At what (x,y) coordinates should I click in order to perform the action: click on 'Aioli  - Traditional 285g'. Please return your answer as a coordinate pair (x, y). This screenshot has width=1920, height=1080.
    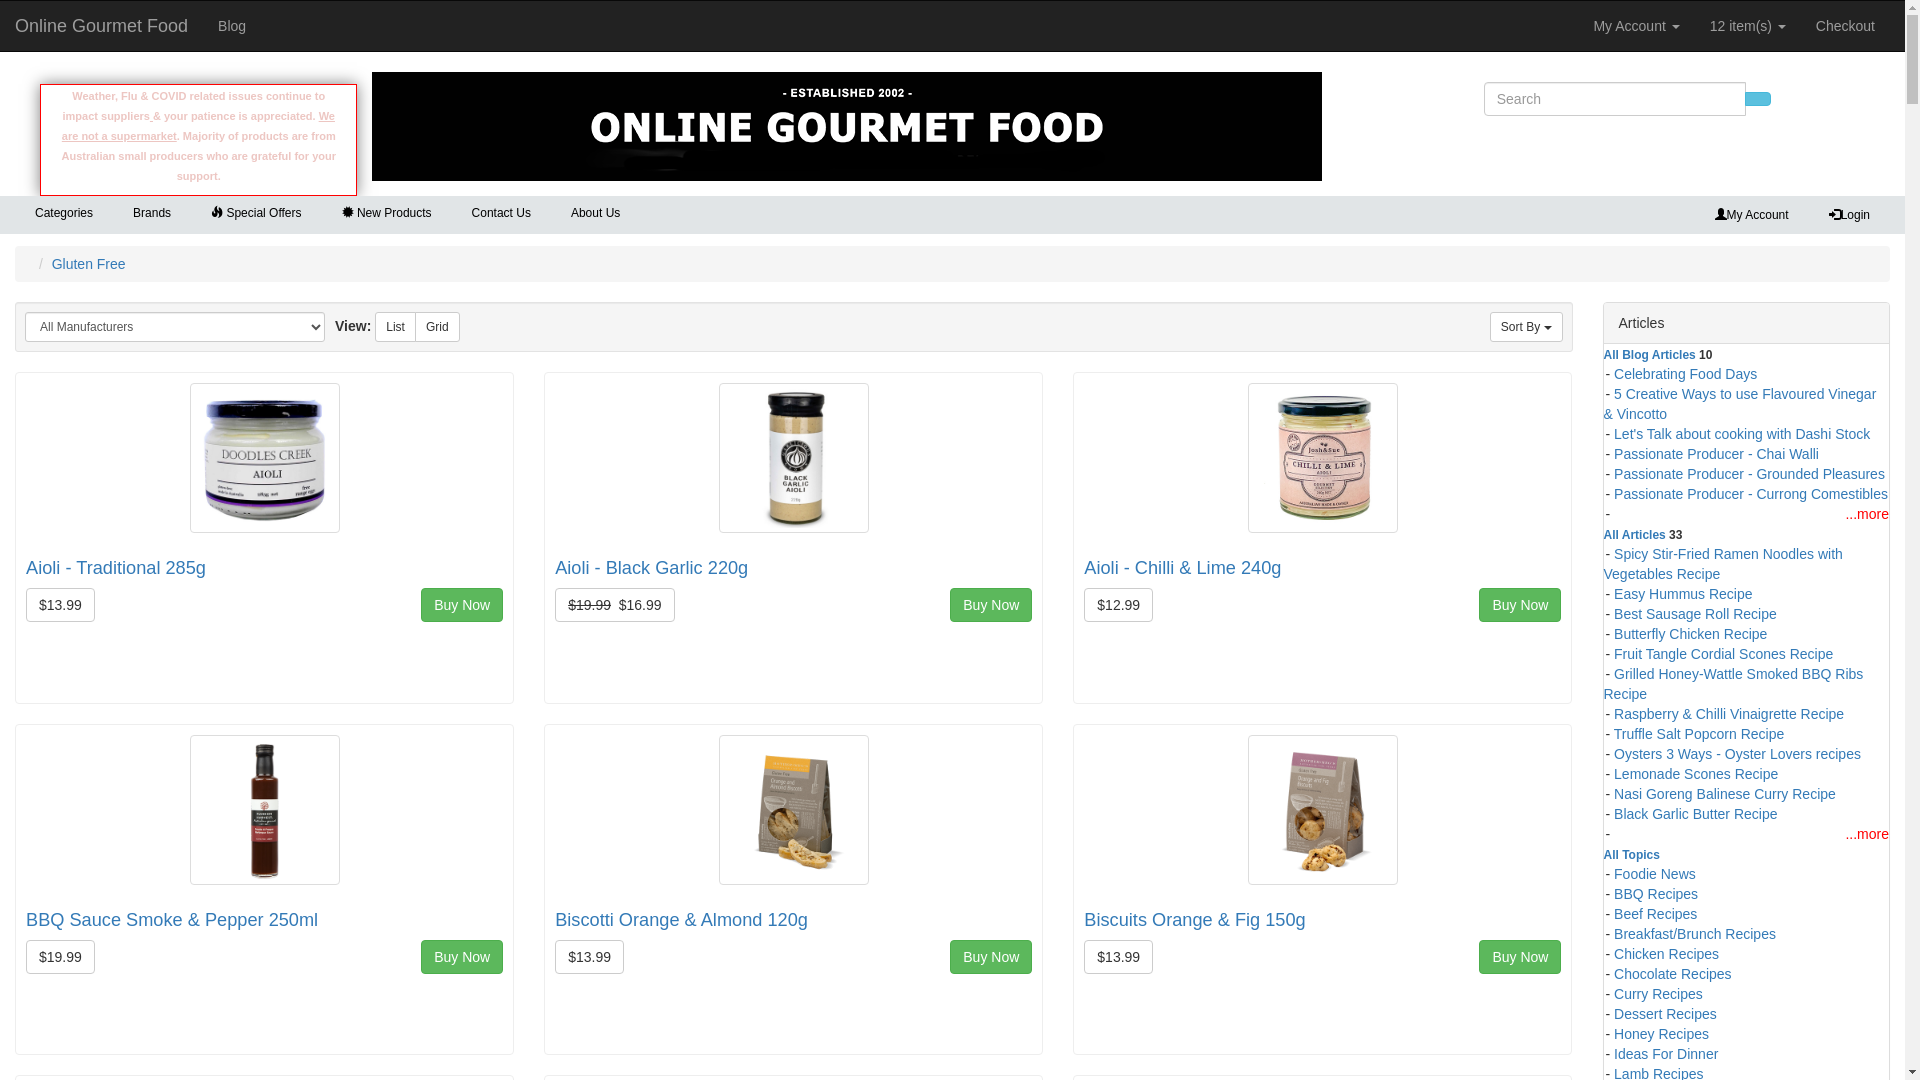
    Looking at the image, I should click on (263, 455).